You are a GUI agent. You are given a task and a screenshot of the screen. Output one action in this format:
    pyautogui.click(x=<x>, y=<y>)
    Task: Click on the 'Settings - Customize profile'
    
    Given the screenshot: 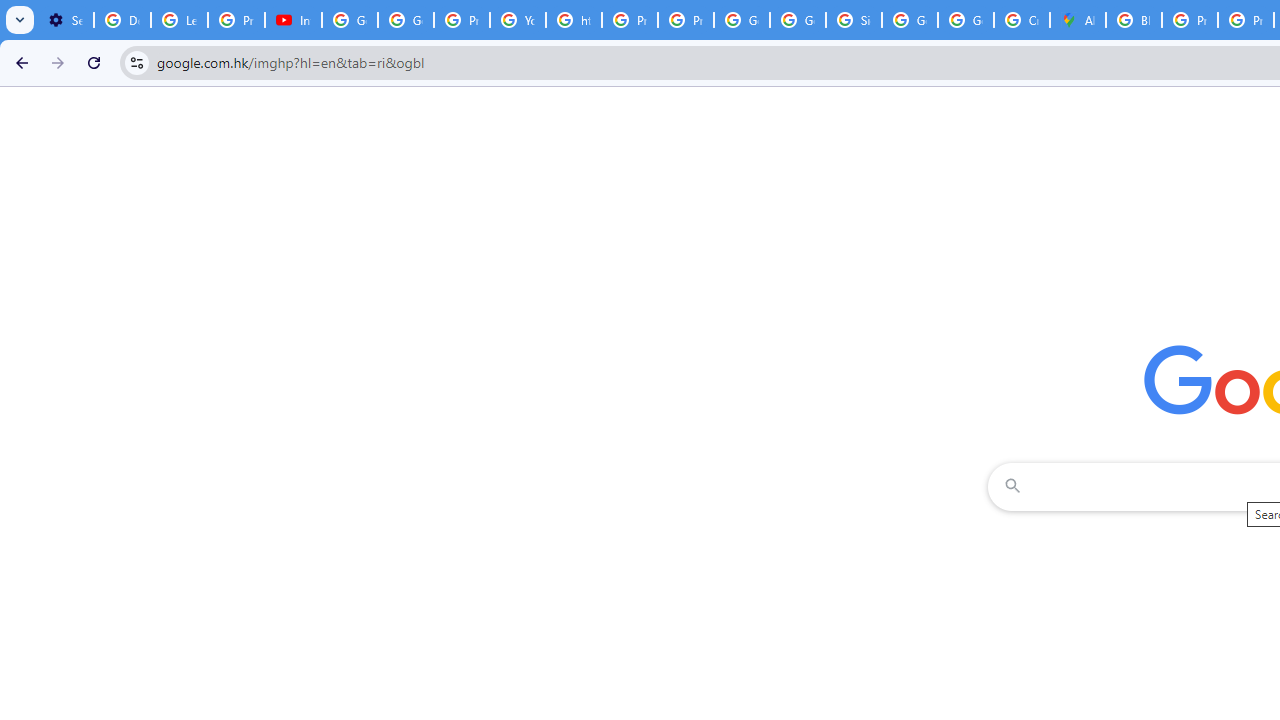 What is the action you would take?
    pyautogui.click(x=65, y=20)
    